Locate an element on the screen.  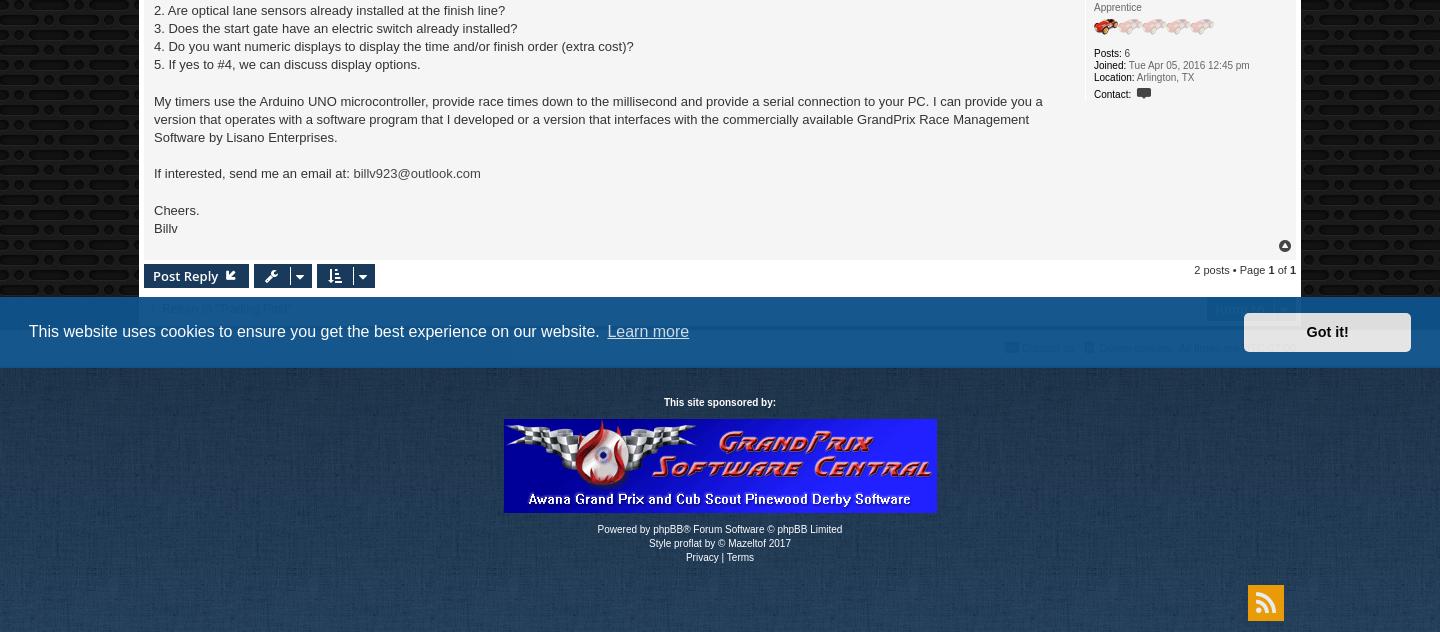
'Got it!' is located at coordinates (1305, 331).